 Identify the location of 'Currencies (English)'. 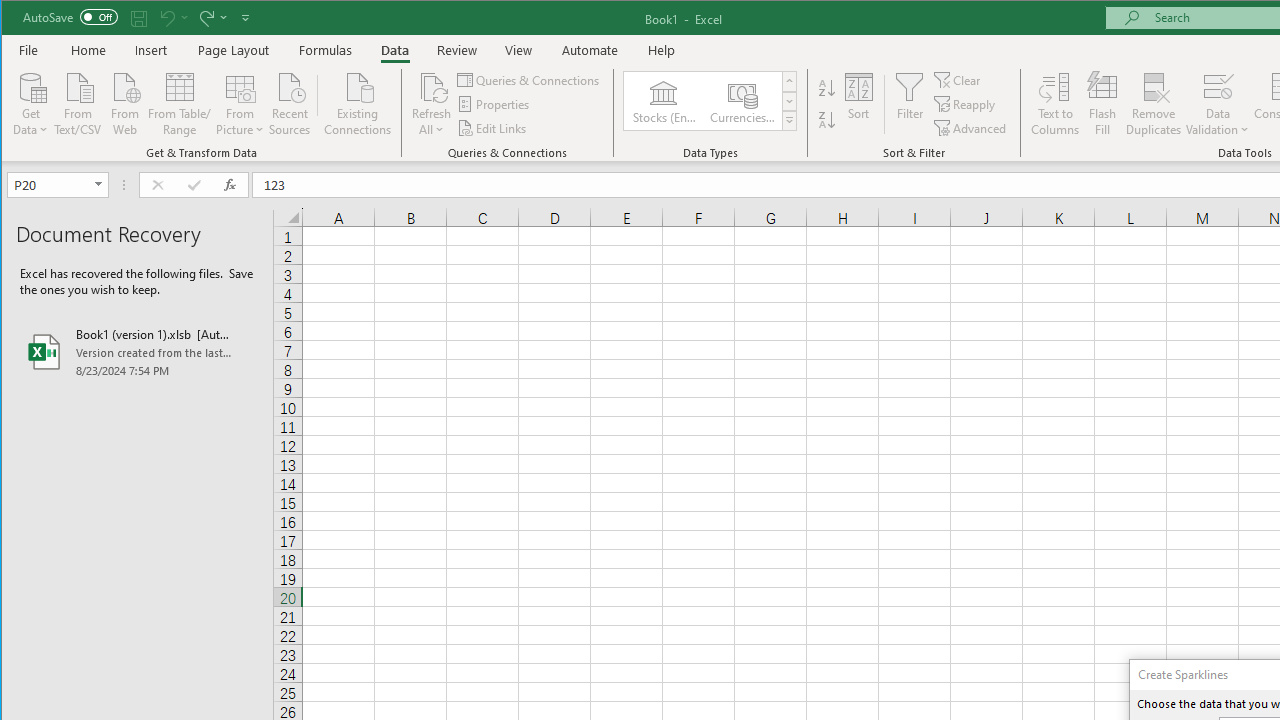
(740, 100).